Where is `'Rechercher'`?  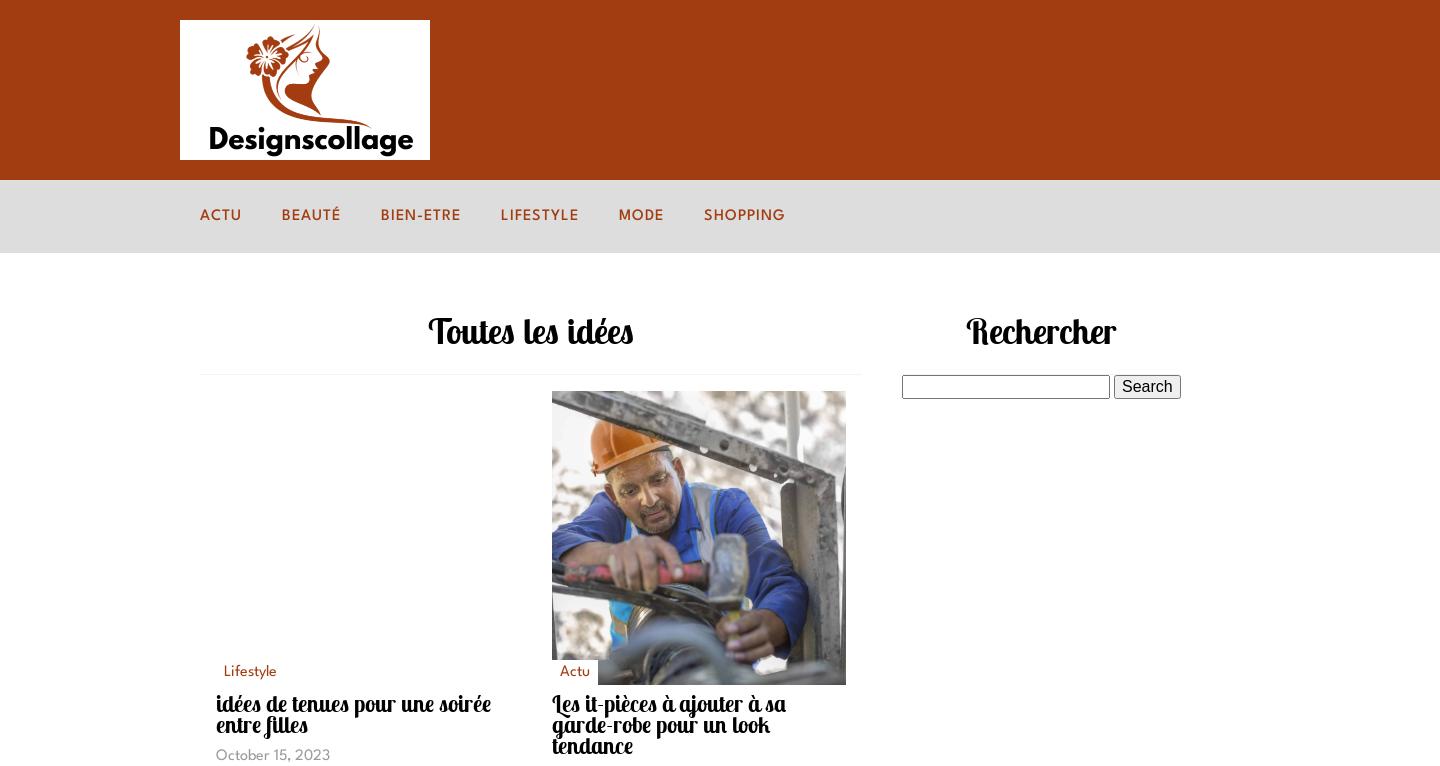 'Rechercher' is located at coordinates (1040, 329).